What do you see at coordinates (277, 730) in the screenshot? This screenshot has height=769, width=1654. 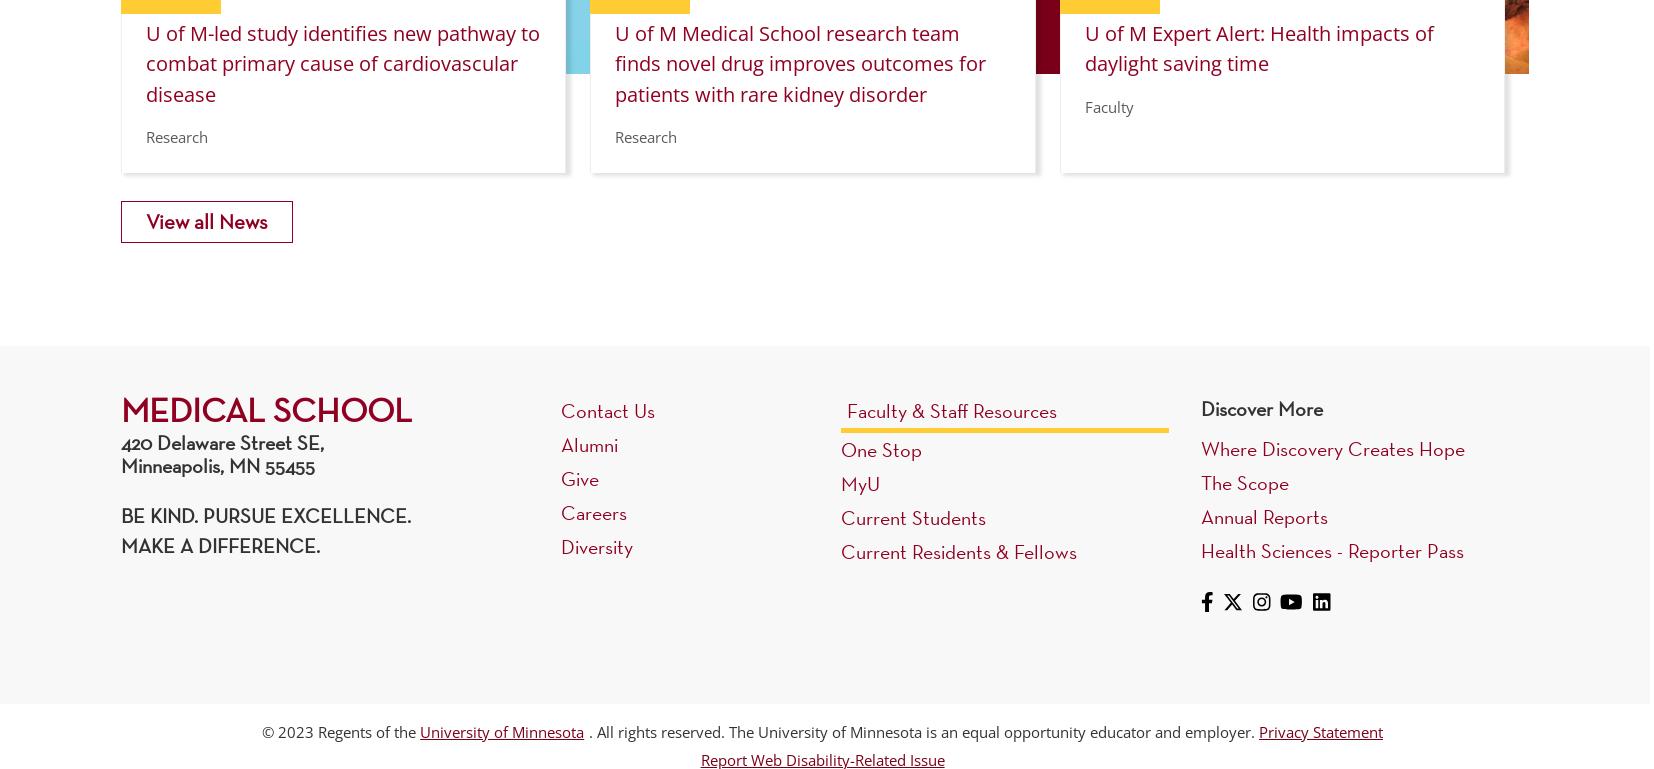 I see `'2023'` at bounding box center [277, 730].